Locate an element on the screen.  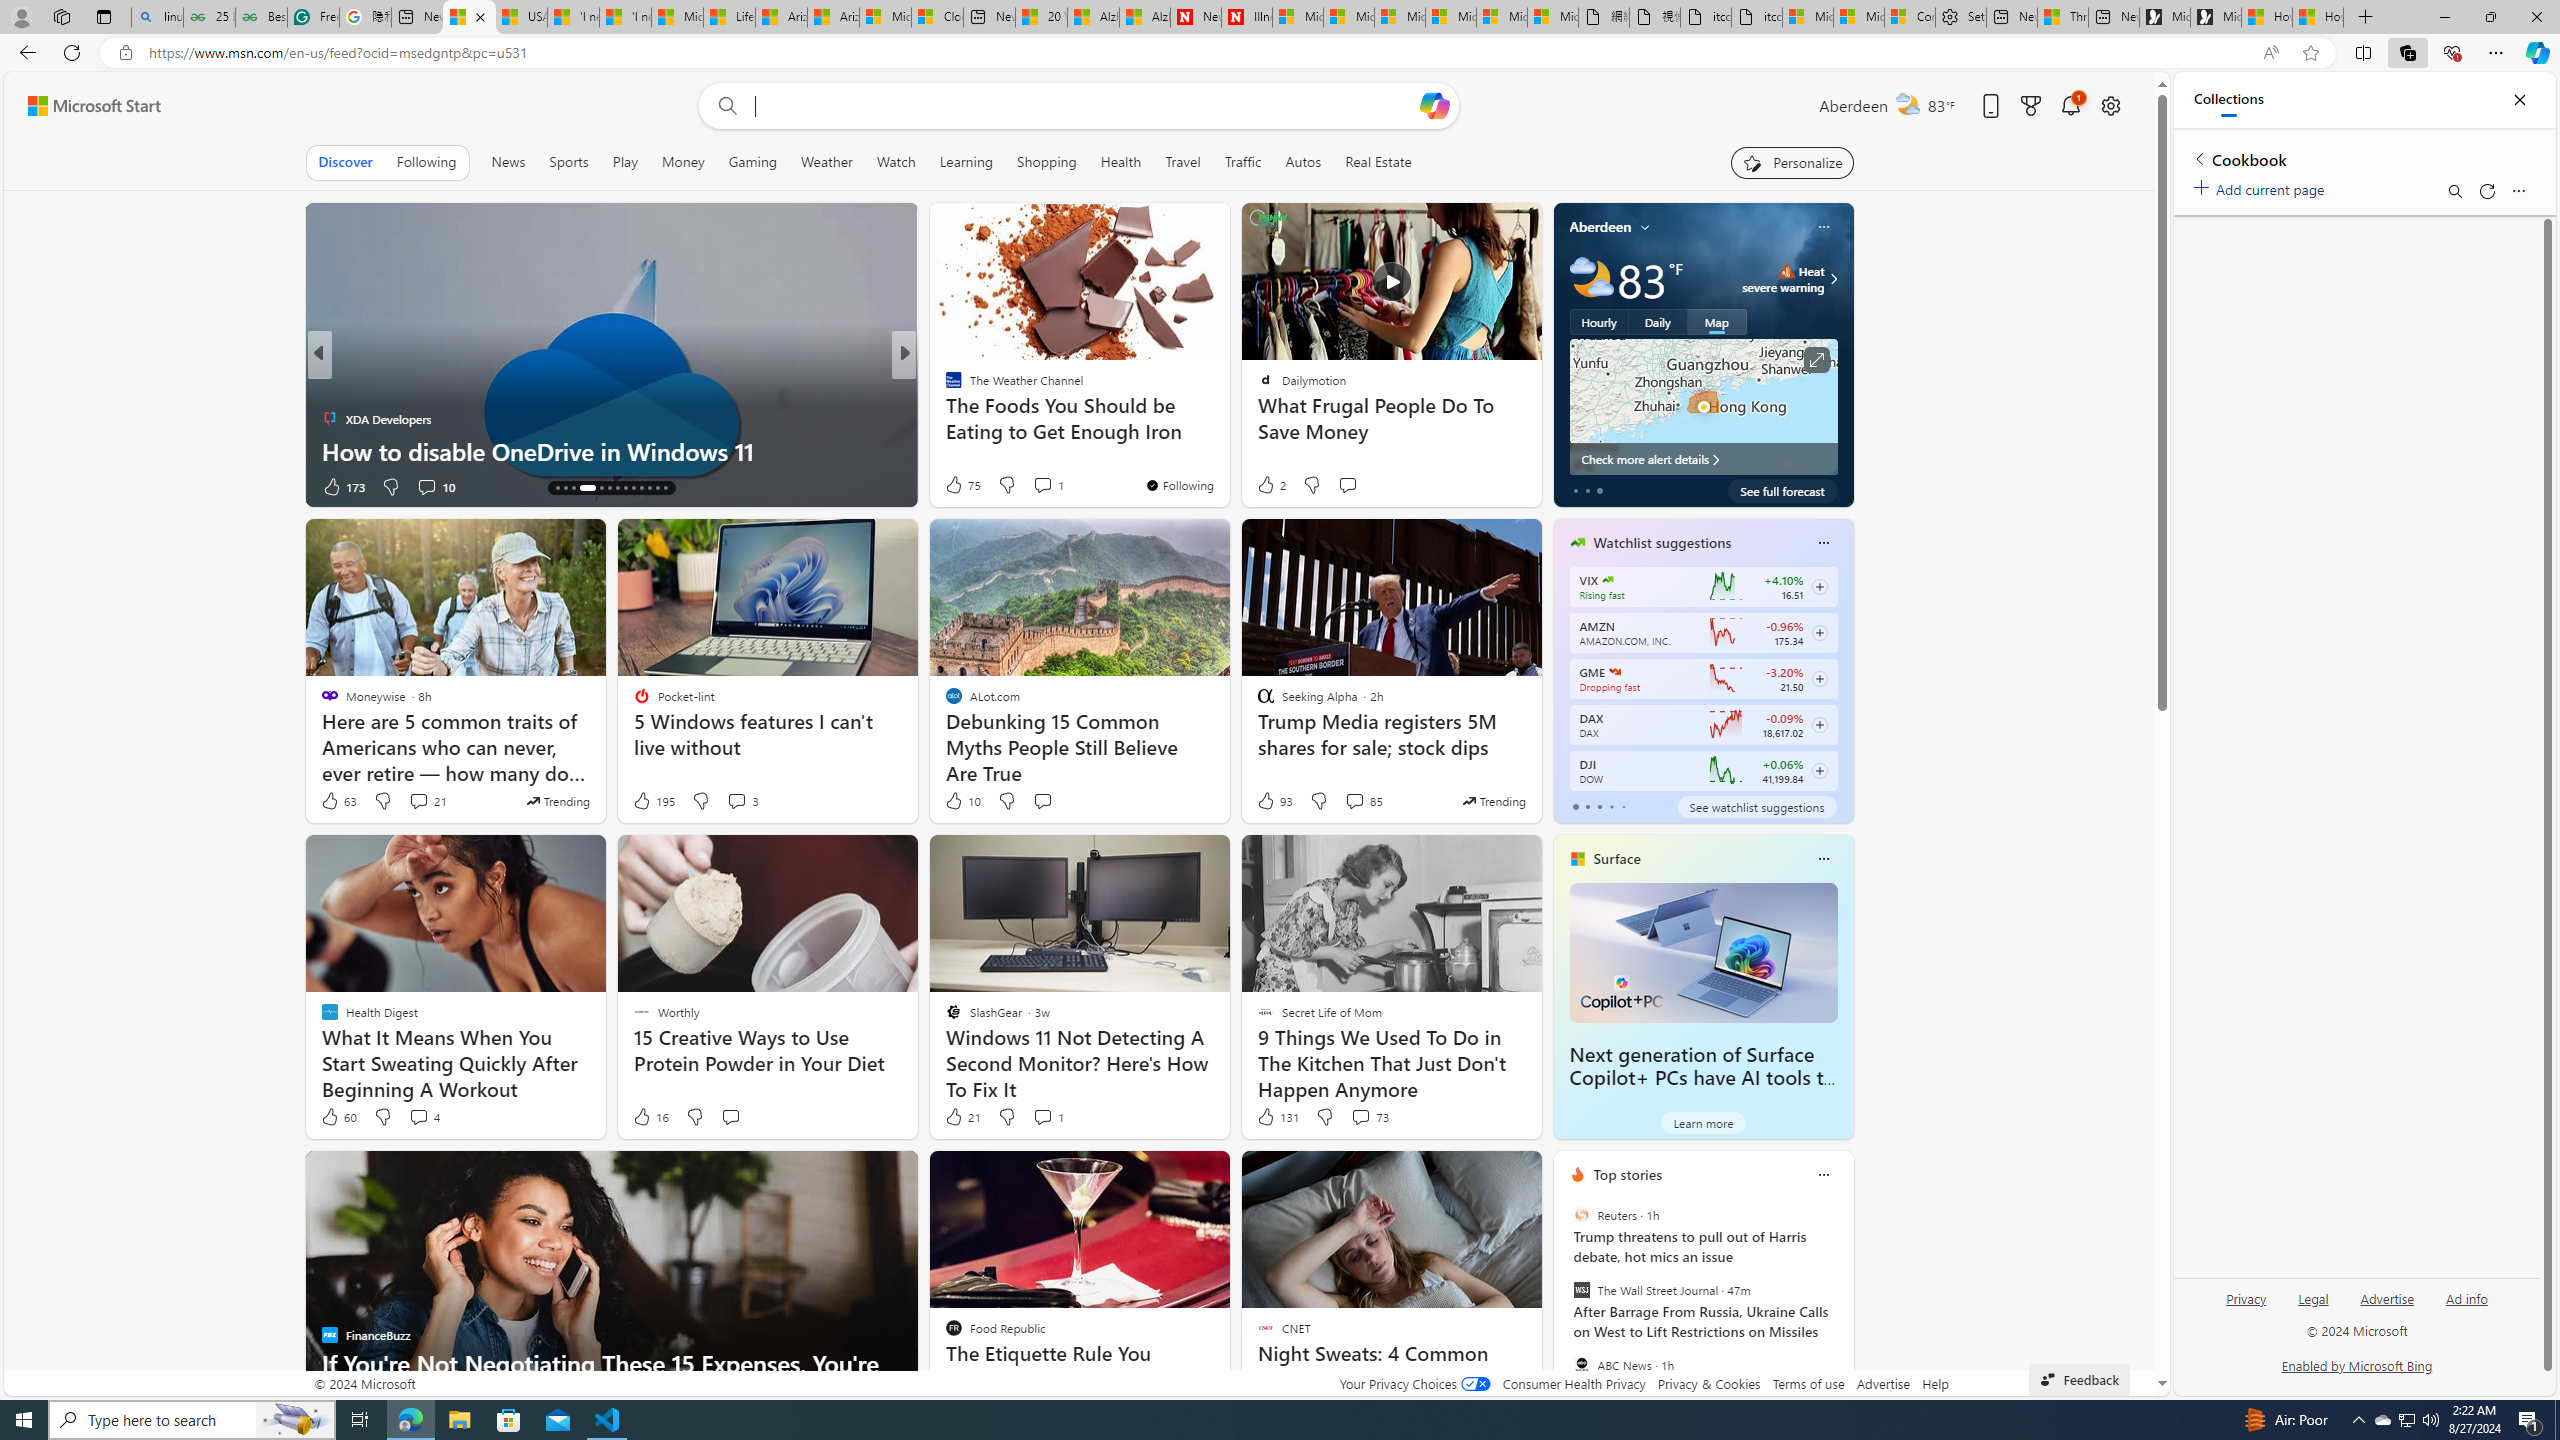
'tab-1' is located at coordinates (1587, 807).